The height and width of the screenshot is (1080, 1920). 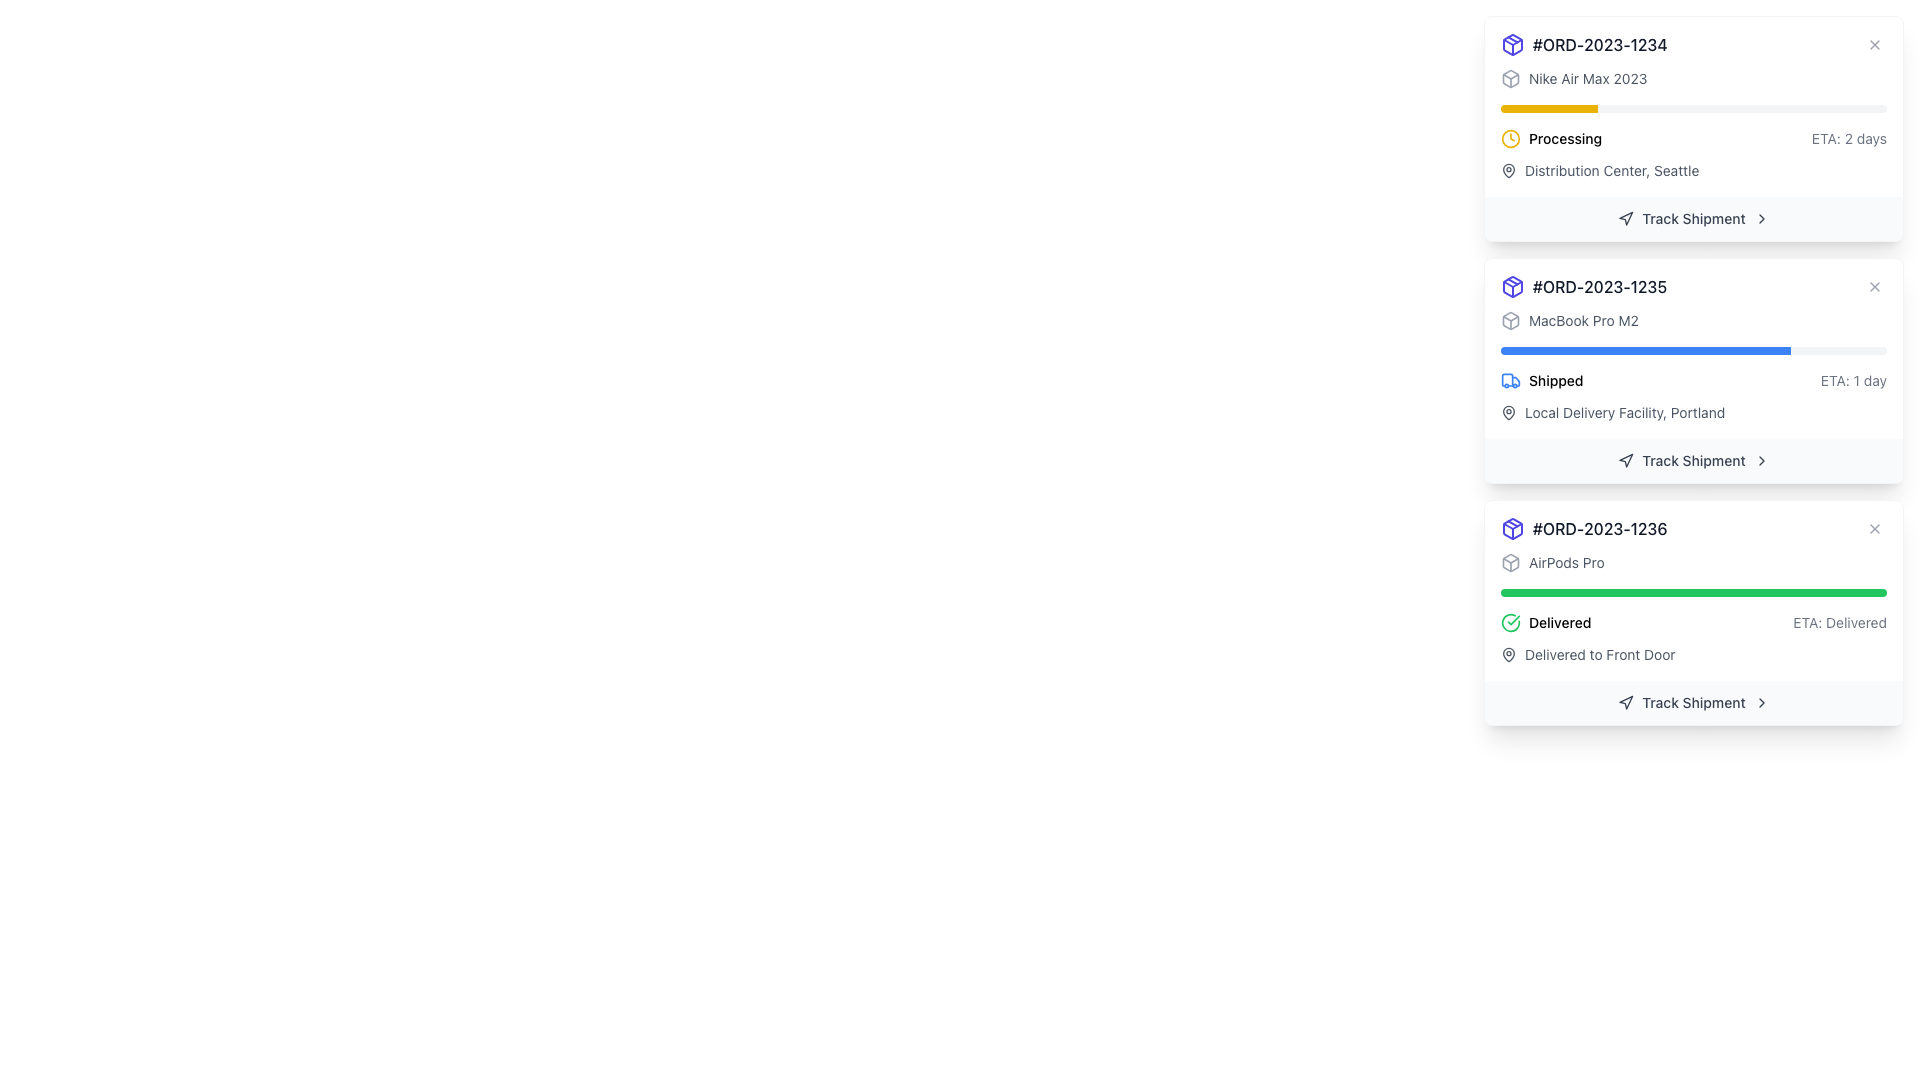 I want to click on estimated time information displayed in the light gray text label showing 'ETA: 1 day', positioned in the second card from the top on the far right side, aligned with the 'Shipped' status text, so click(x=1852, y=381).